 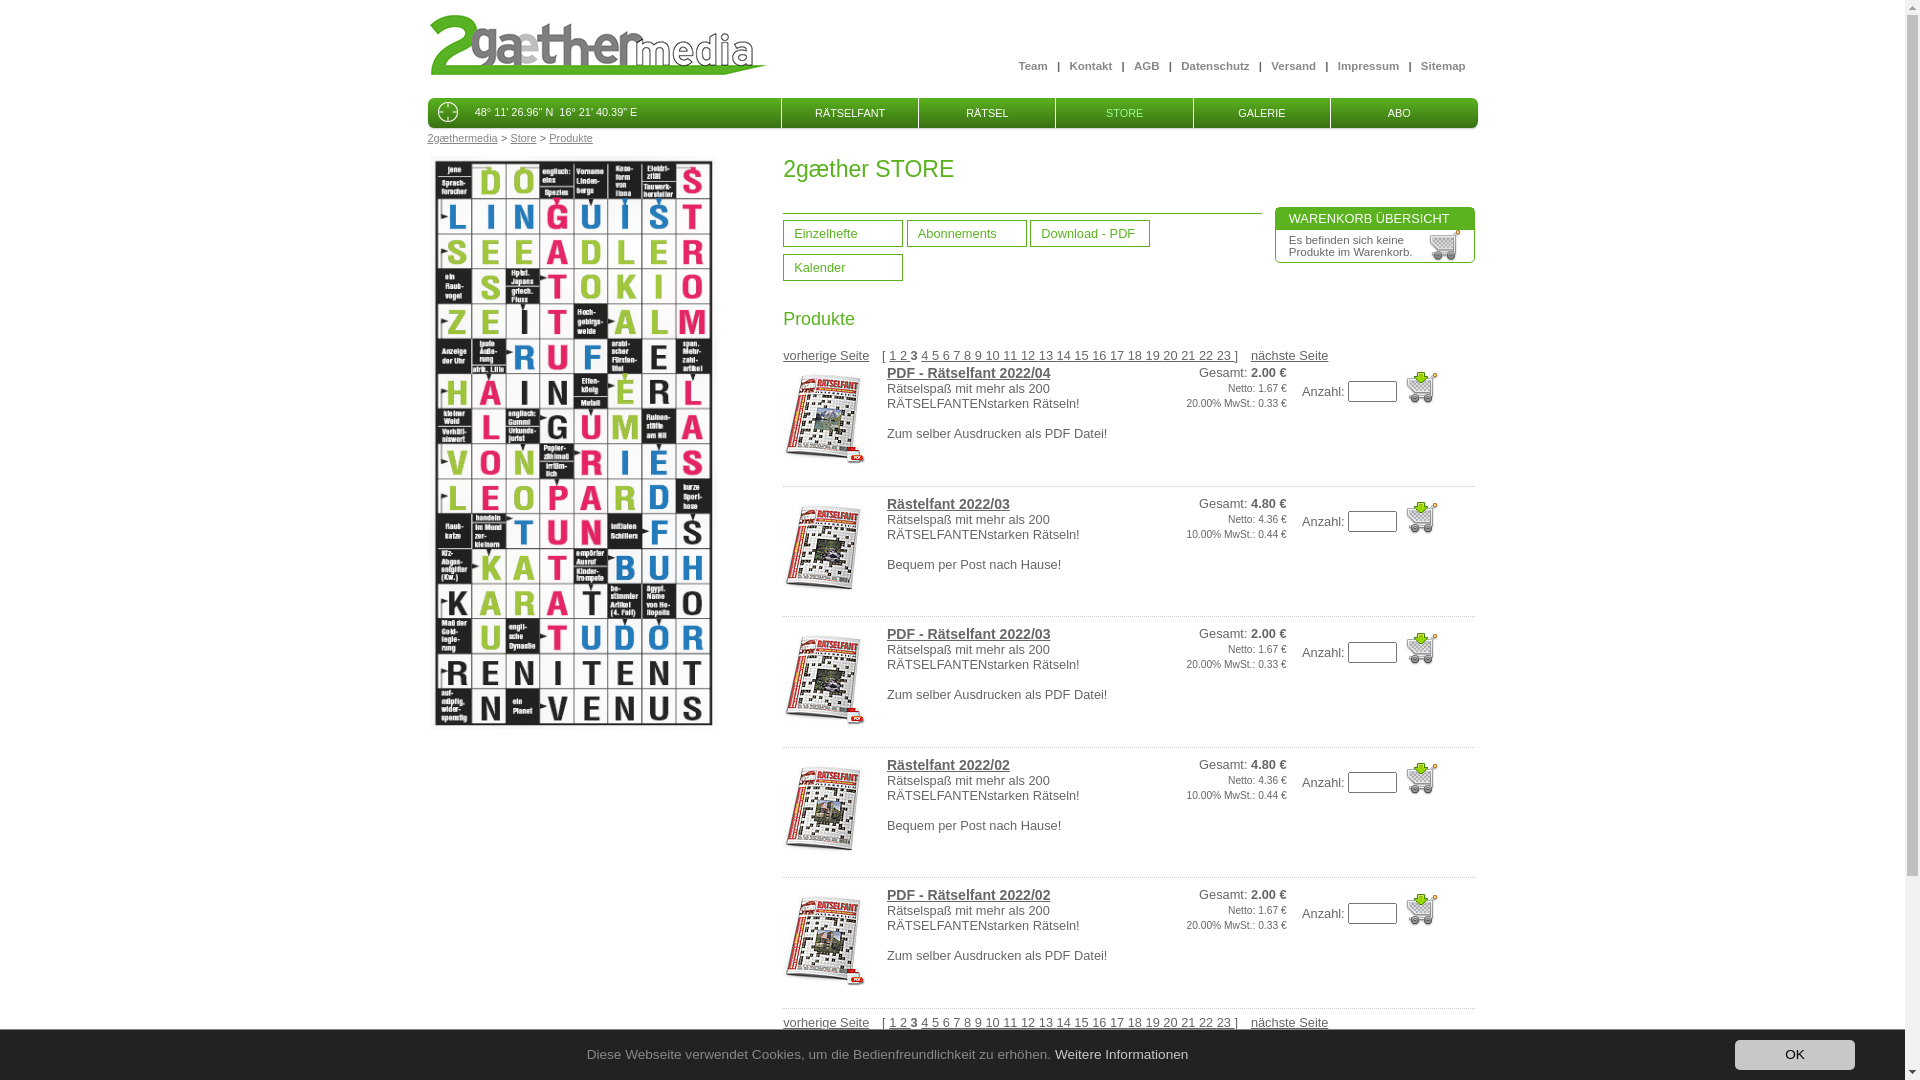 I want to click on '4', so click(x=925, y=354).